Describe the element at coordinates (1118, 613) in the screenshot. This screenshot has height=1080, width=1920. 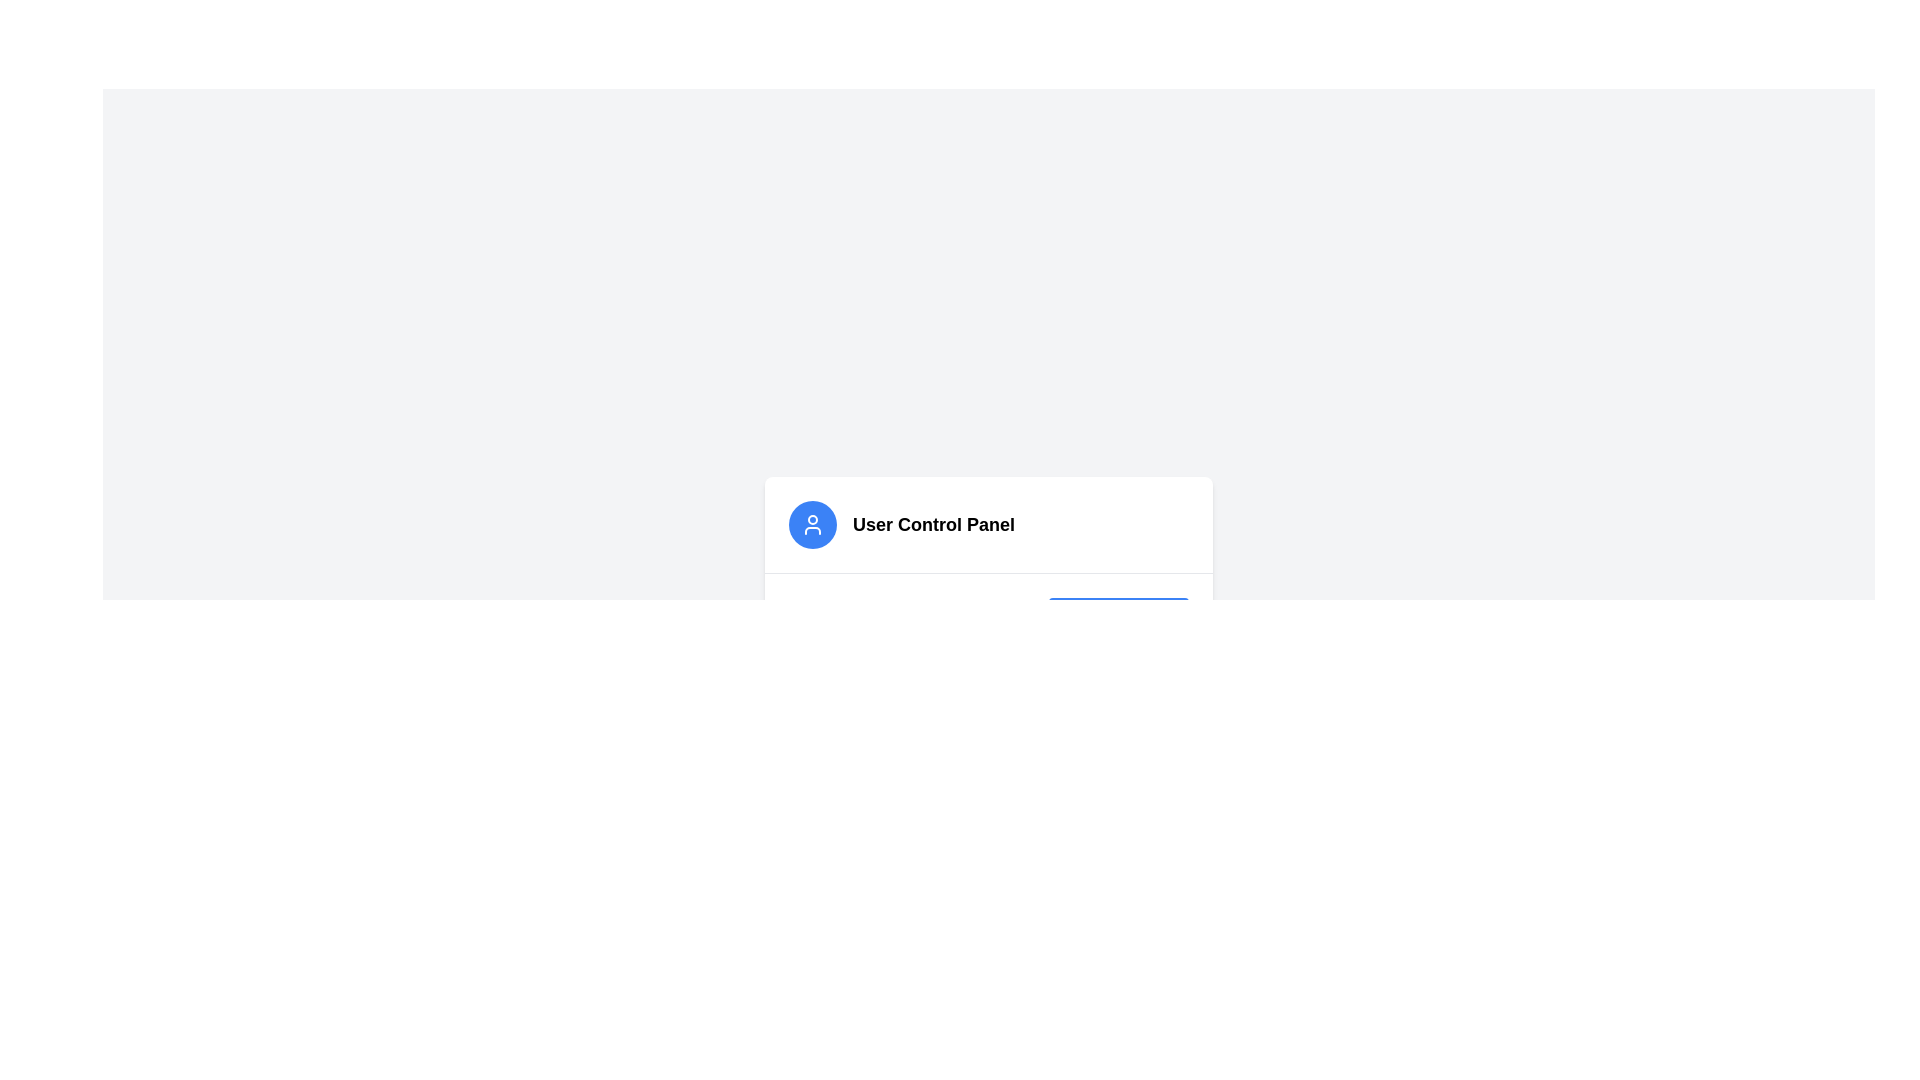
I see `the blue rectangular button labeled 'Remove (5)' to observe any tooltip or visual feedback` at that location.